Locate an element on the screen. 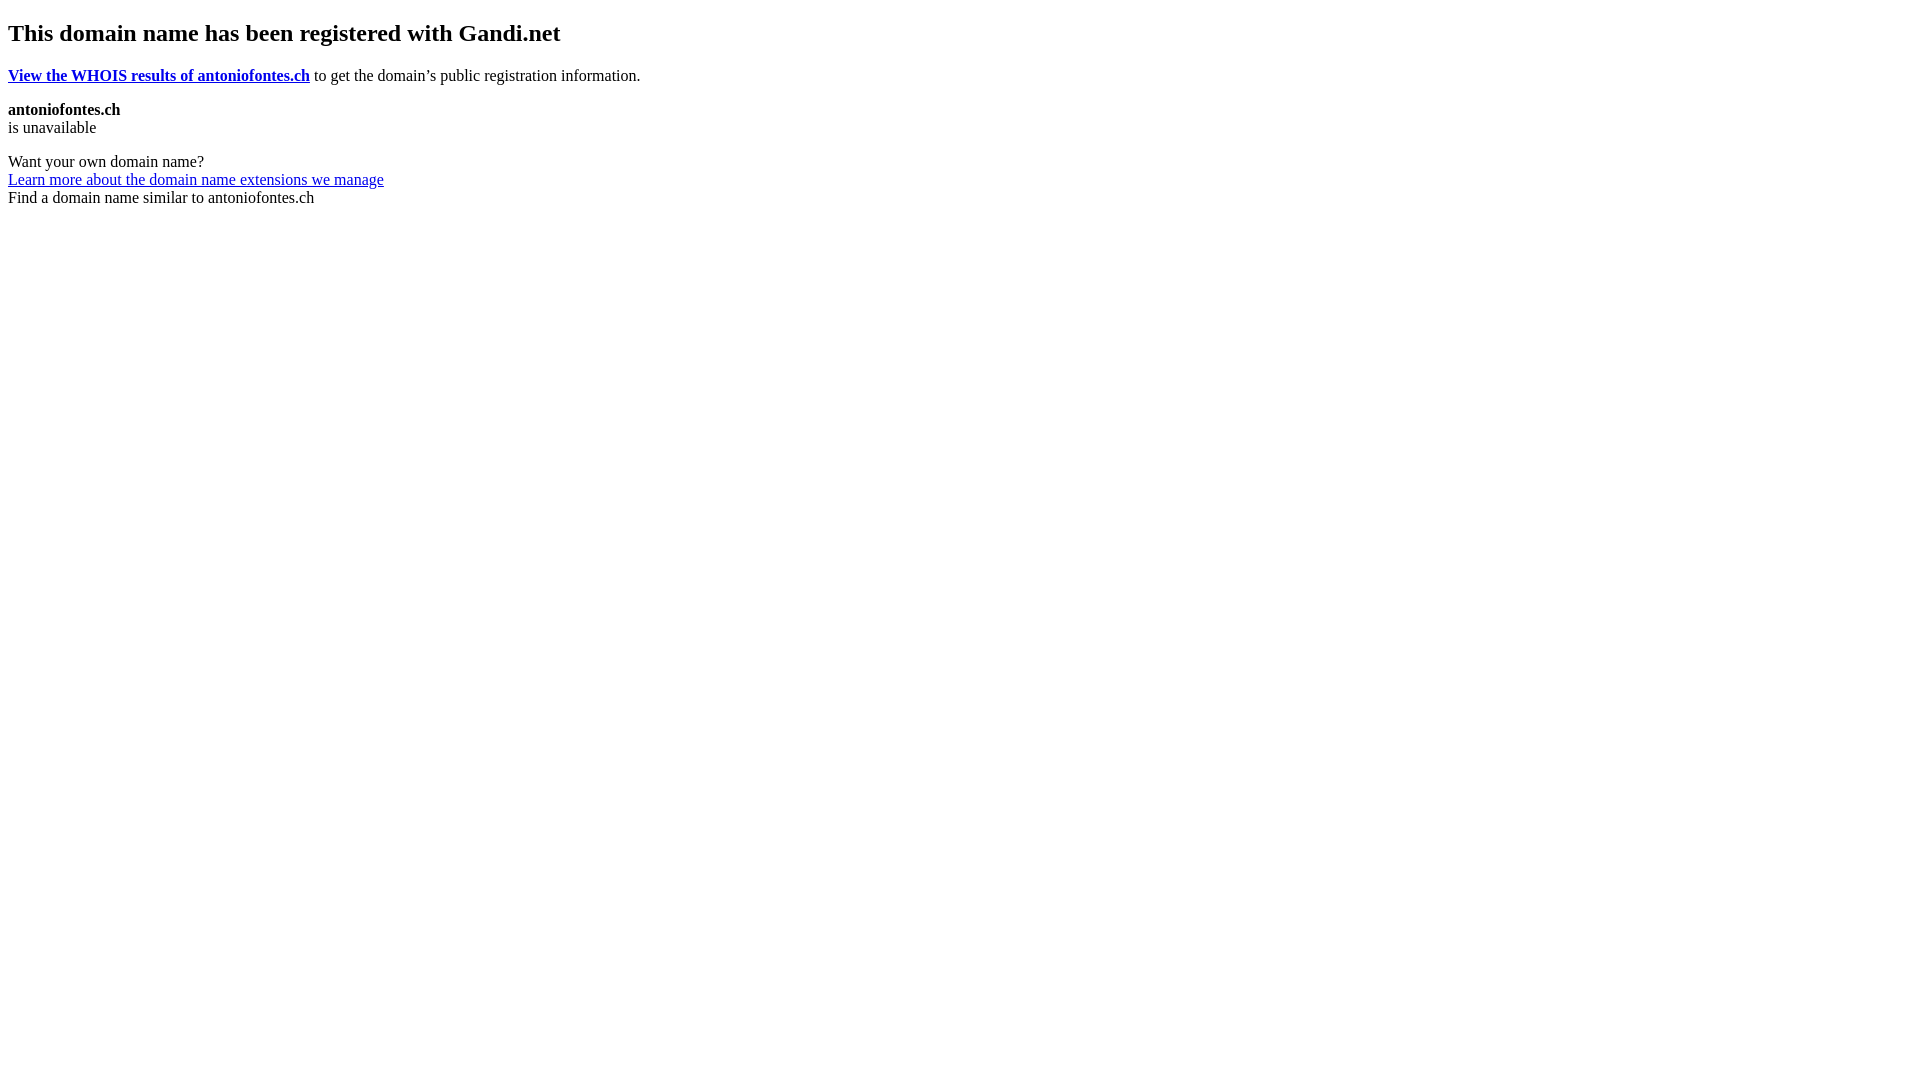 This screenshot has height=1080, width=1920. 'Learn more about the domain name extensions we manage' is located at coordinates (196, 178).